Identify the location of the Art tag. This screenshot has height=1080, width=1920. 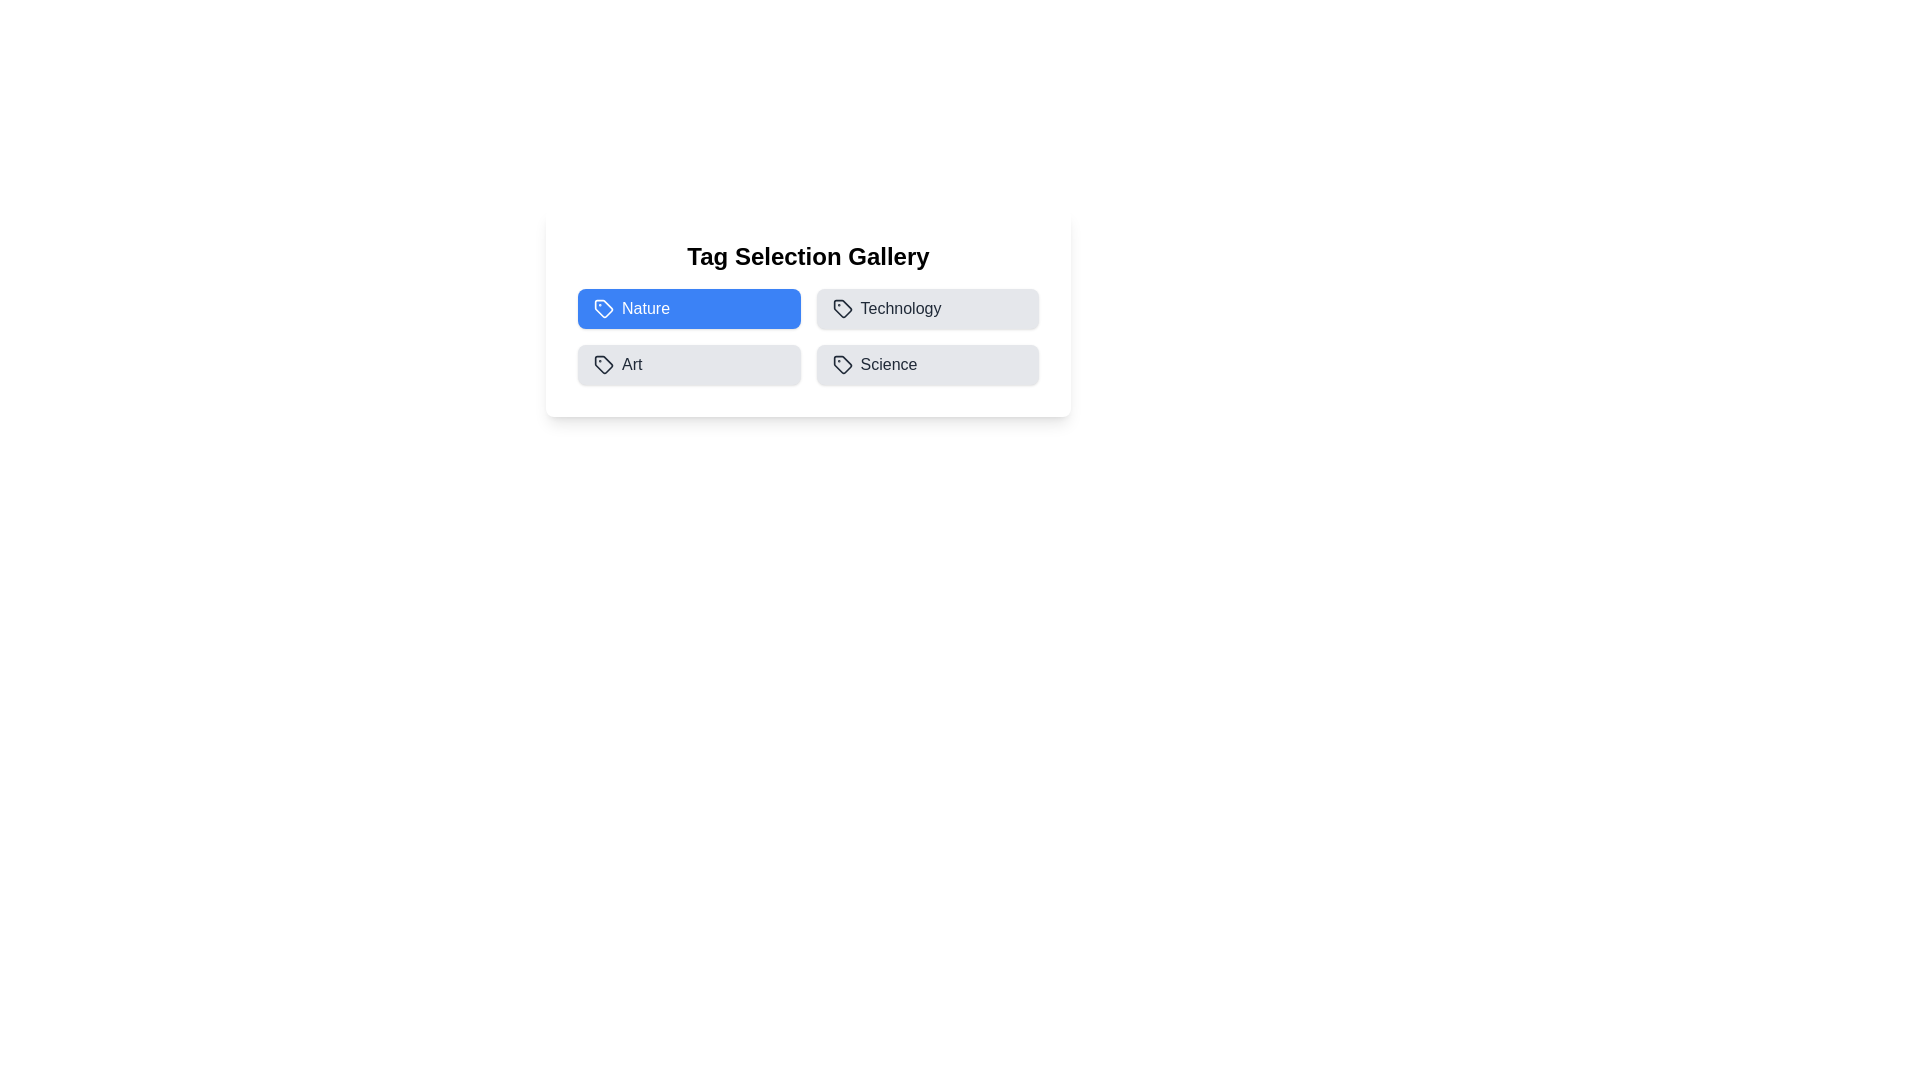
(689, 365).